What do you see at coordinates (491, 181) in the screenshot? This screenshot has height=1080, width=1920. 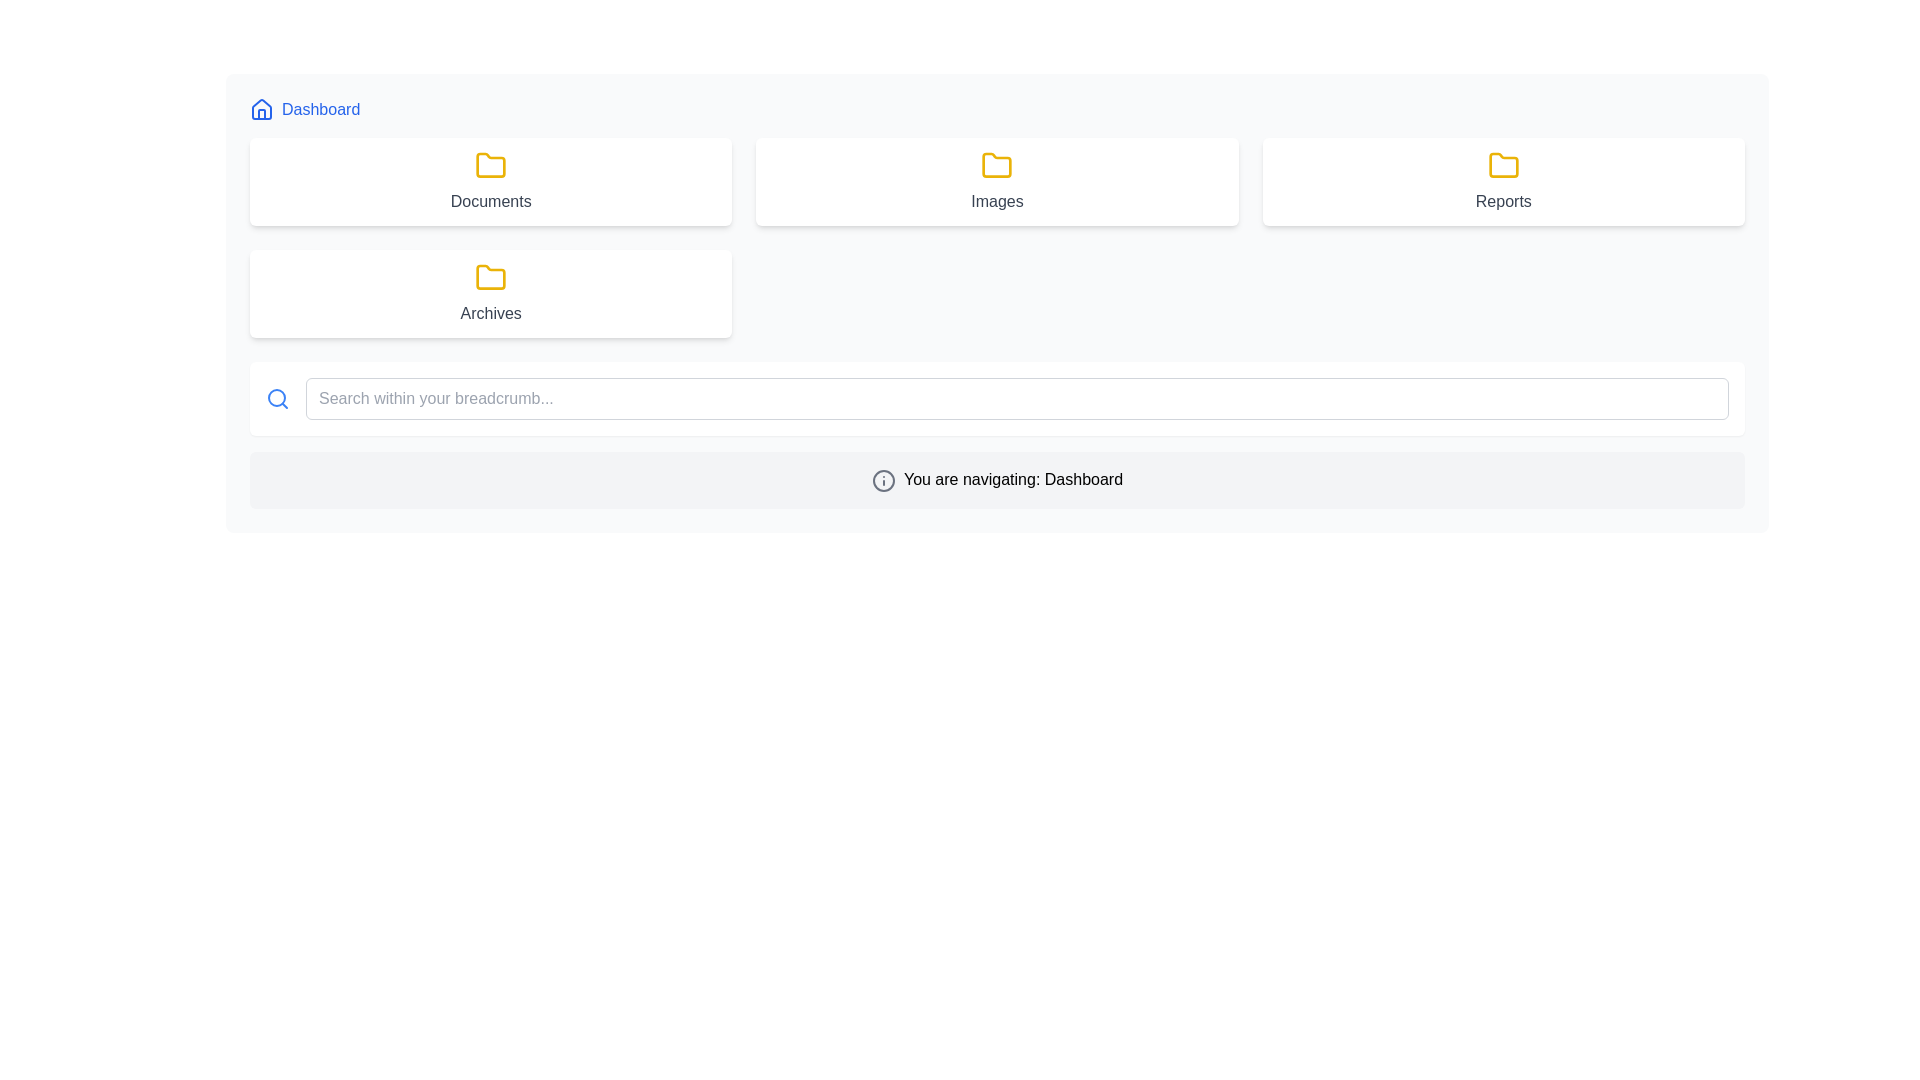 I see `the 'Documents' button, which is a rectangular card with a white background, rounded corners, and a yellow folder icon at the top` at bounding box center [491, 181].